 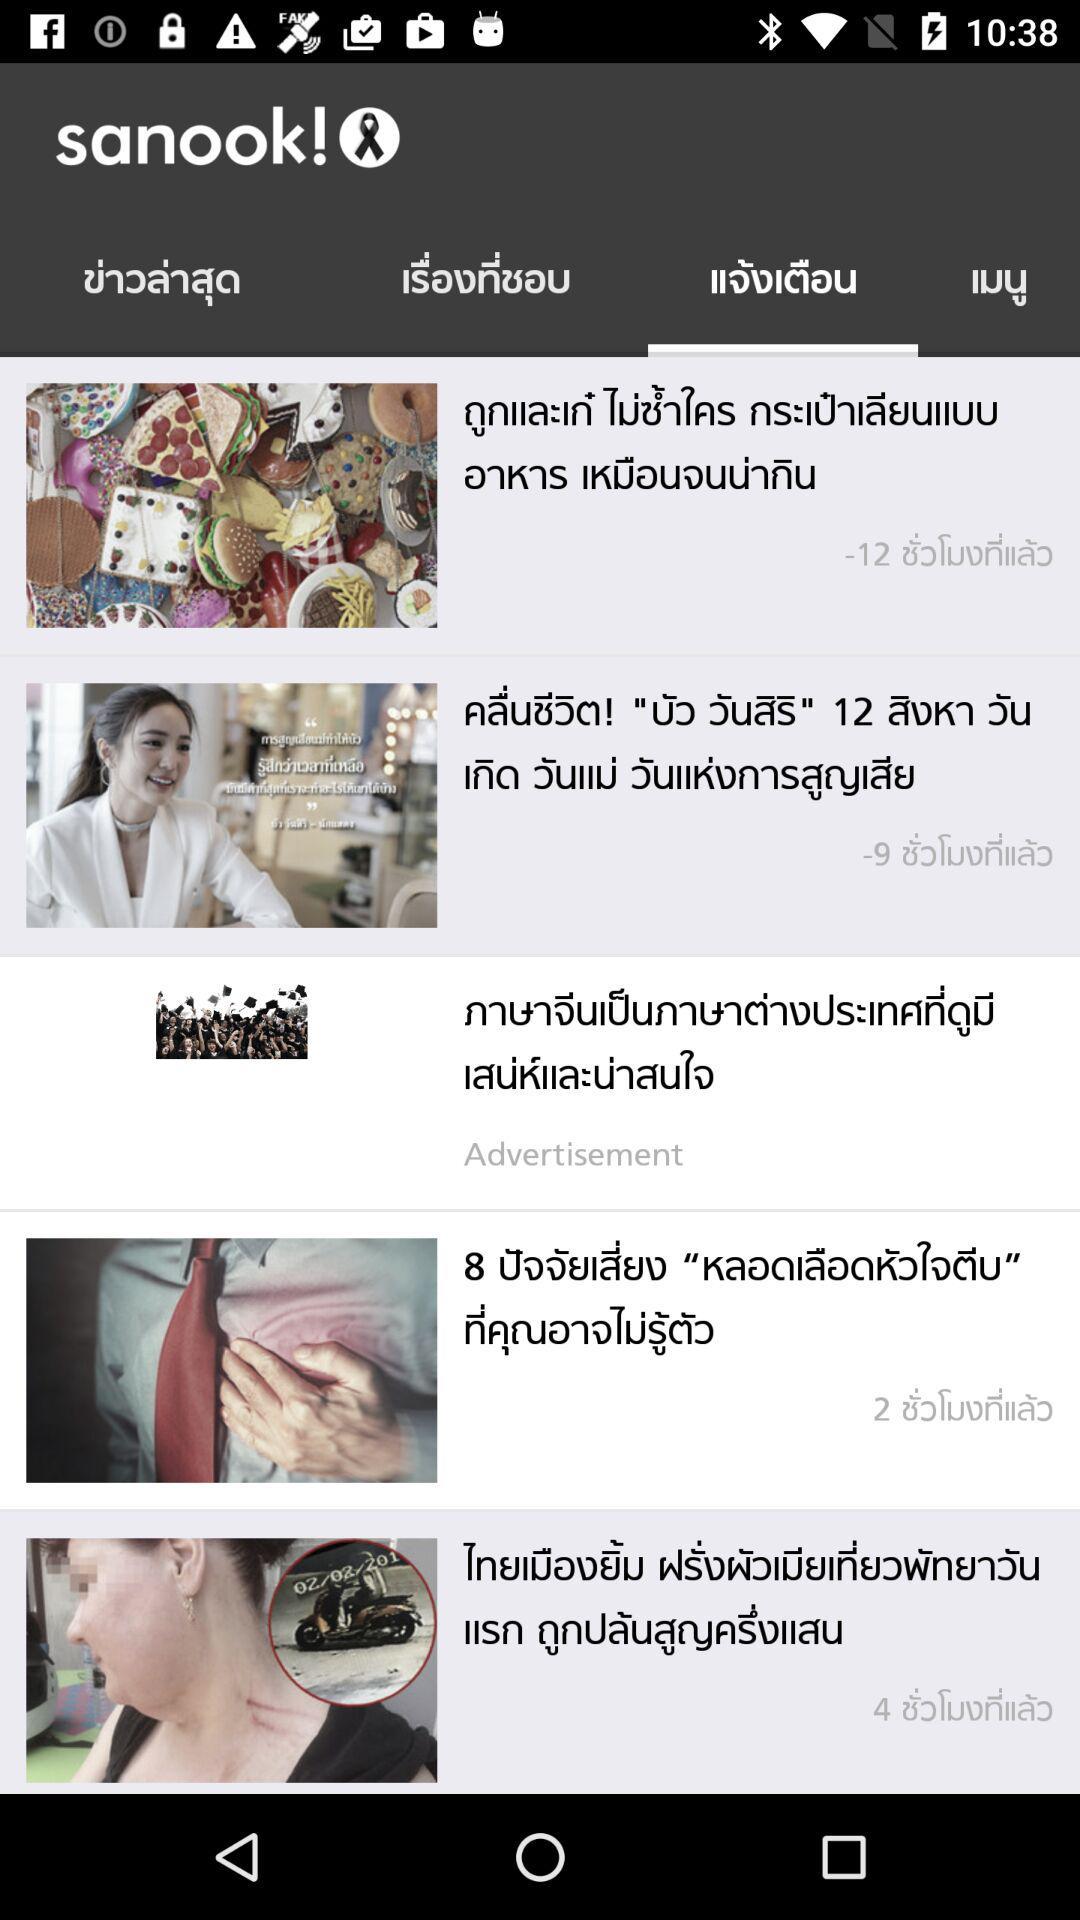 I want to click on the 2nd text in the 2nd row which is in the black background, so click(x=486, y=282).